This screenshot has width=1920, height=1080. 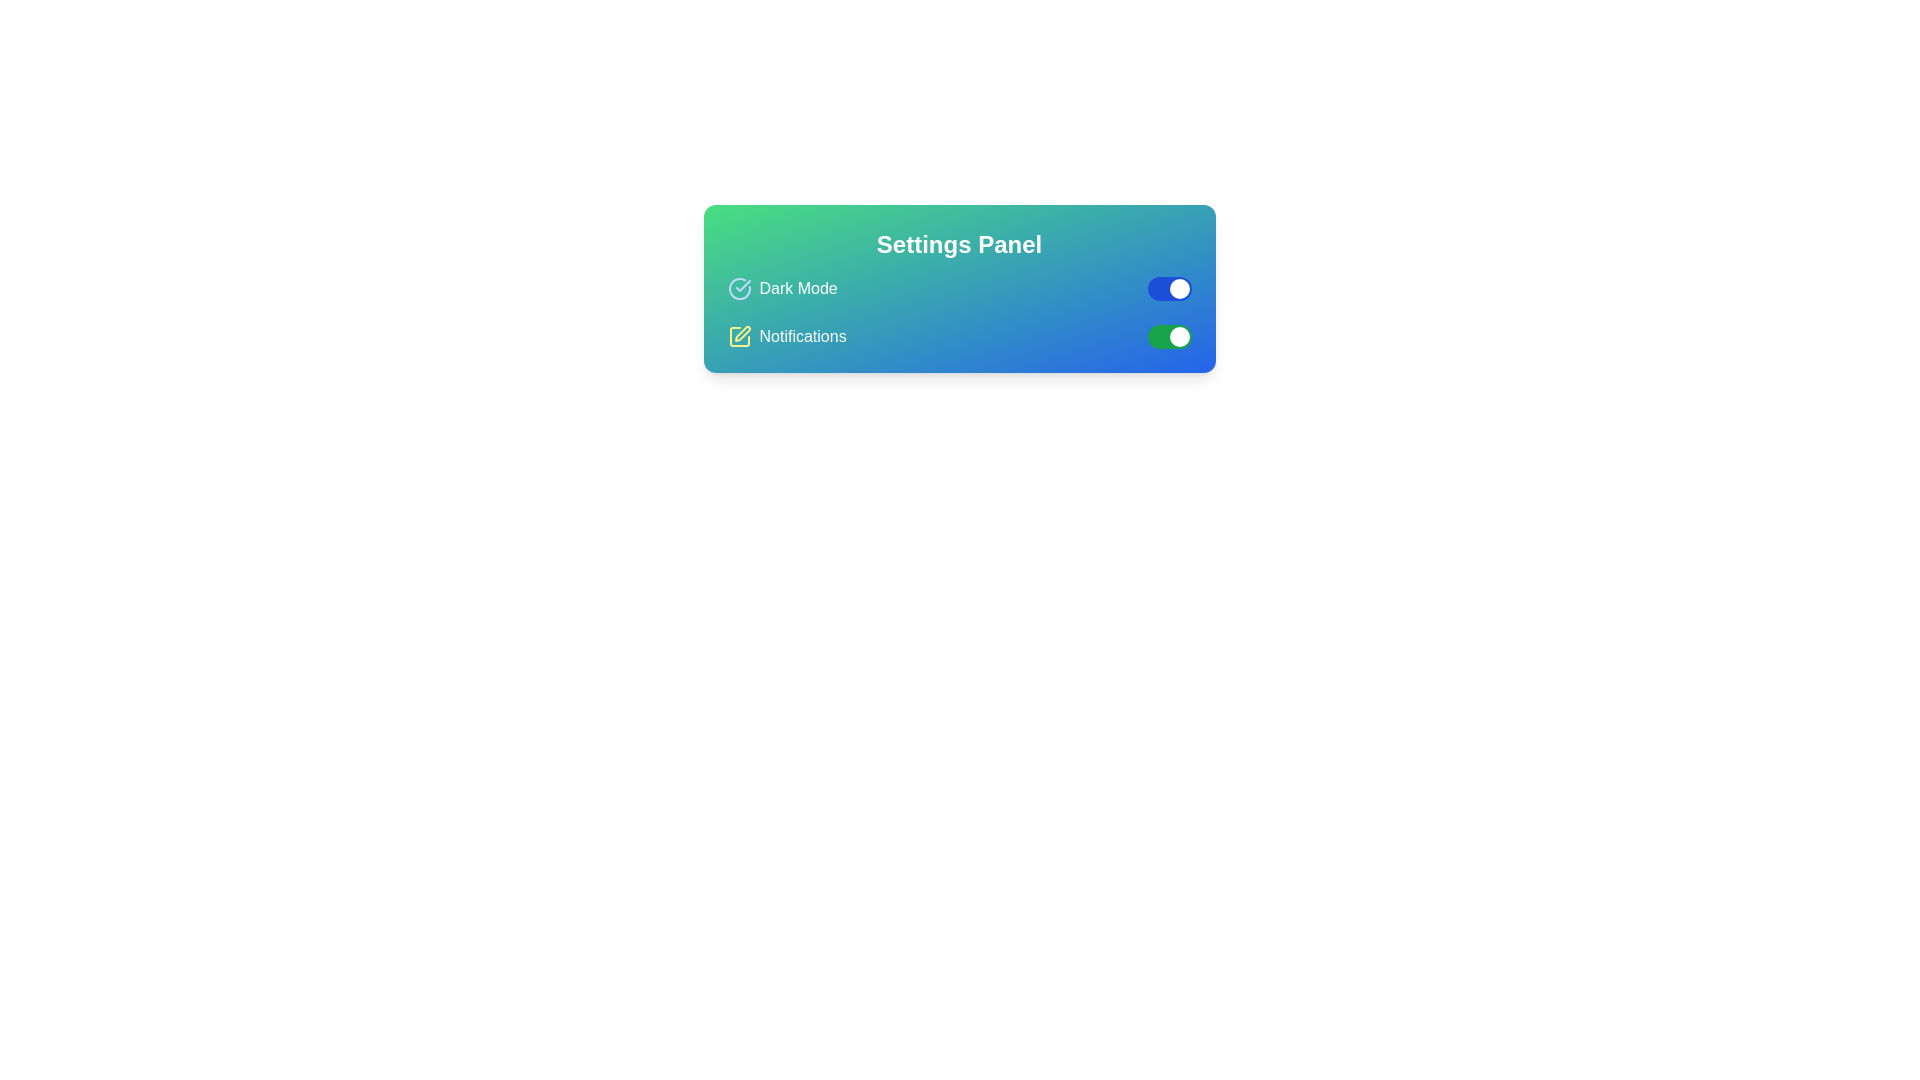 I want to click on the circular light blue checkmark icon located to the left of the 'Dark Mode' text in the upper settings panel, so click(x=738, y=289).